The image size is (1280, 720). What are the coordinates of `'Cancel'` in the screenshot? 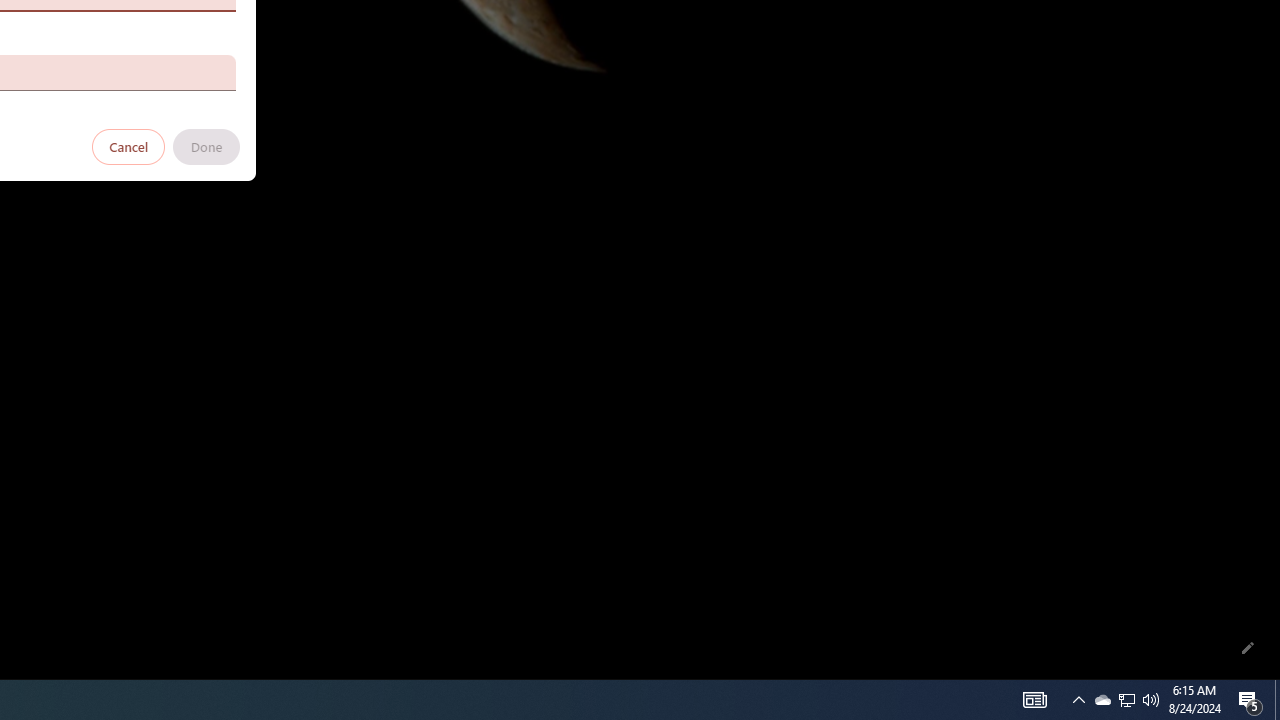 It's located at (128, 145).